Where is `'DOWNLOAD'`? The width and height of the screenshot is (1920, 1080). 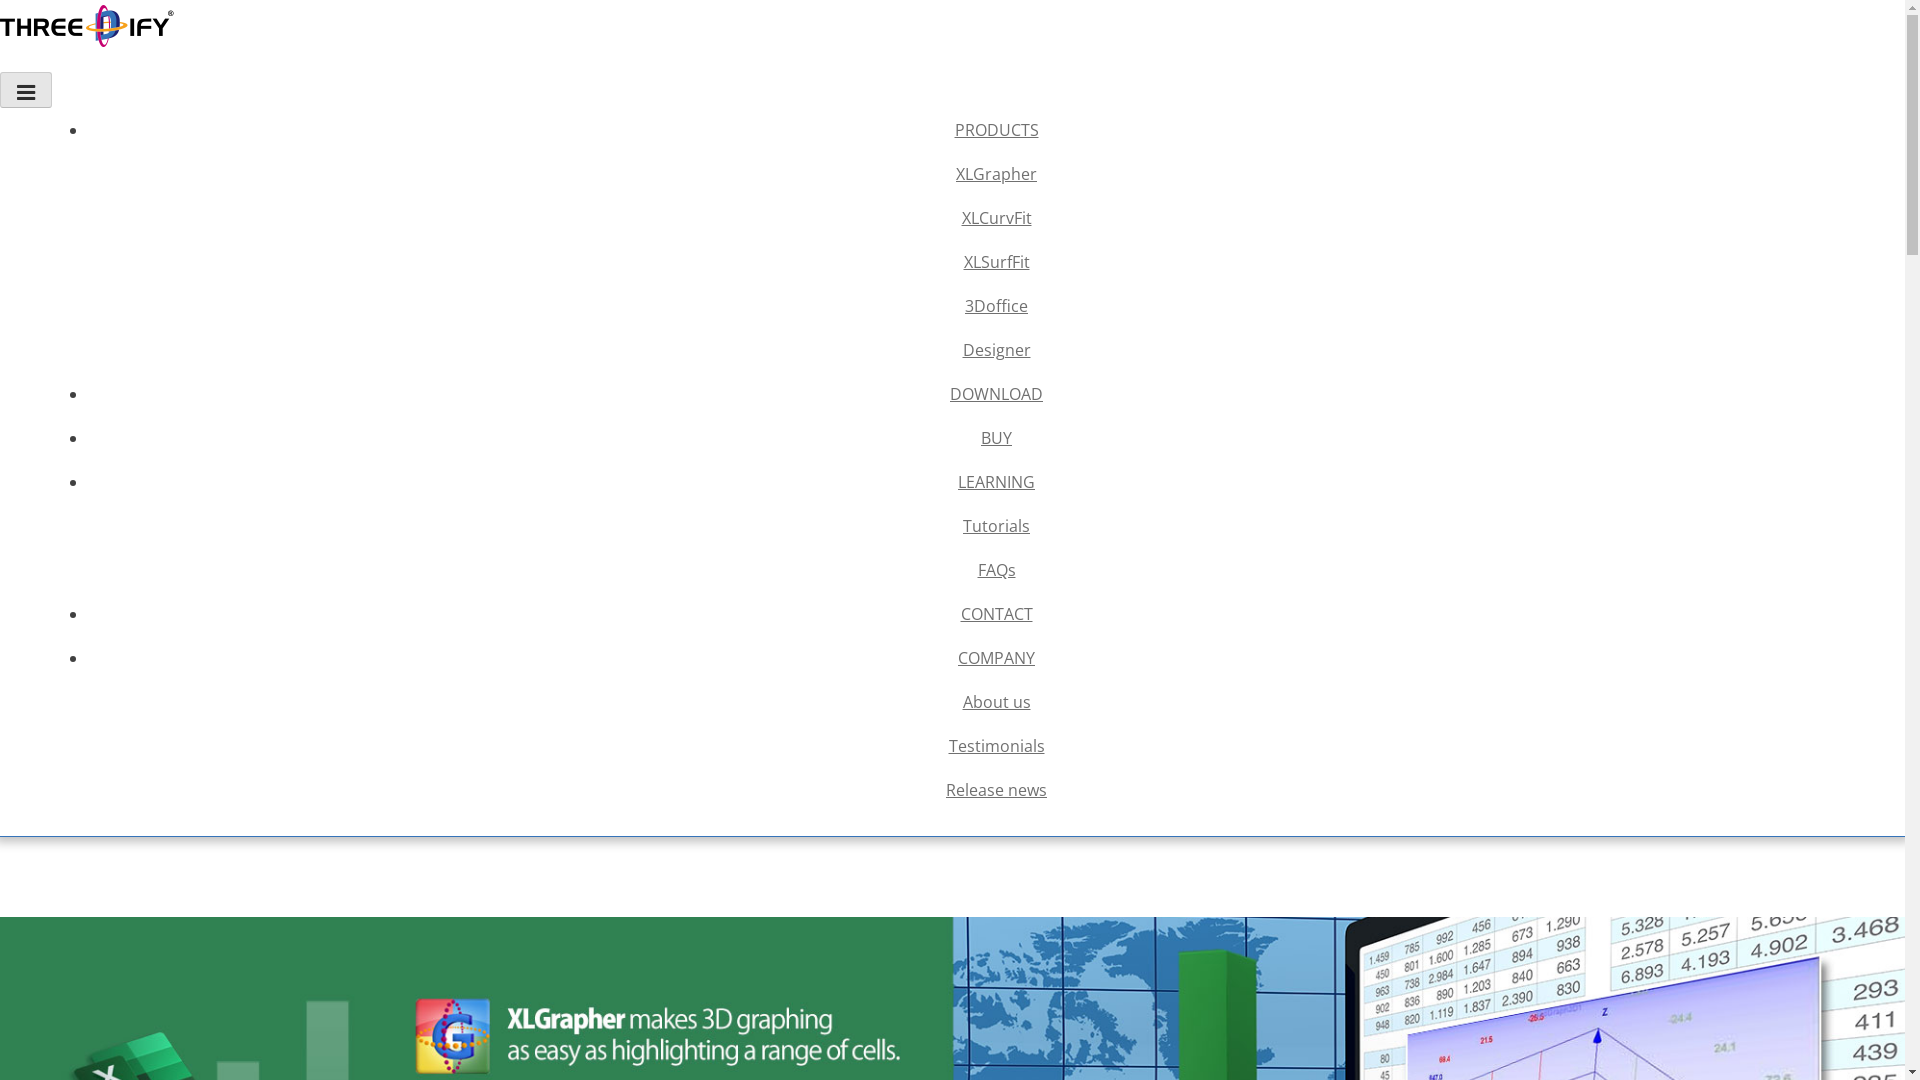 'DOWNLOAD' is located at coordinates (996, 393).